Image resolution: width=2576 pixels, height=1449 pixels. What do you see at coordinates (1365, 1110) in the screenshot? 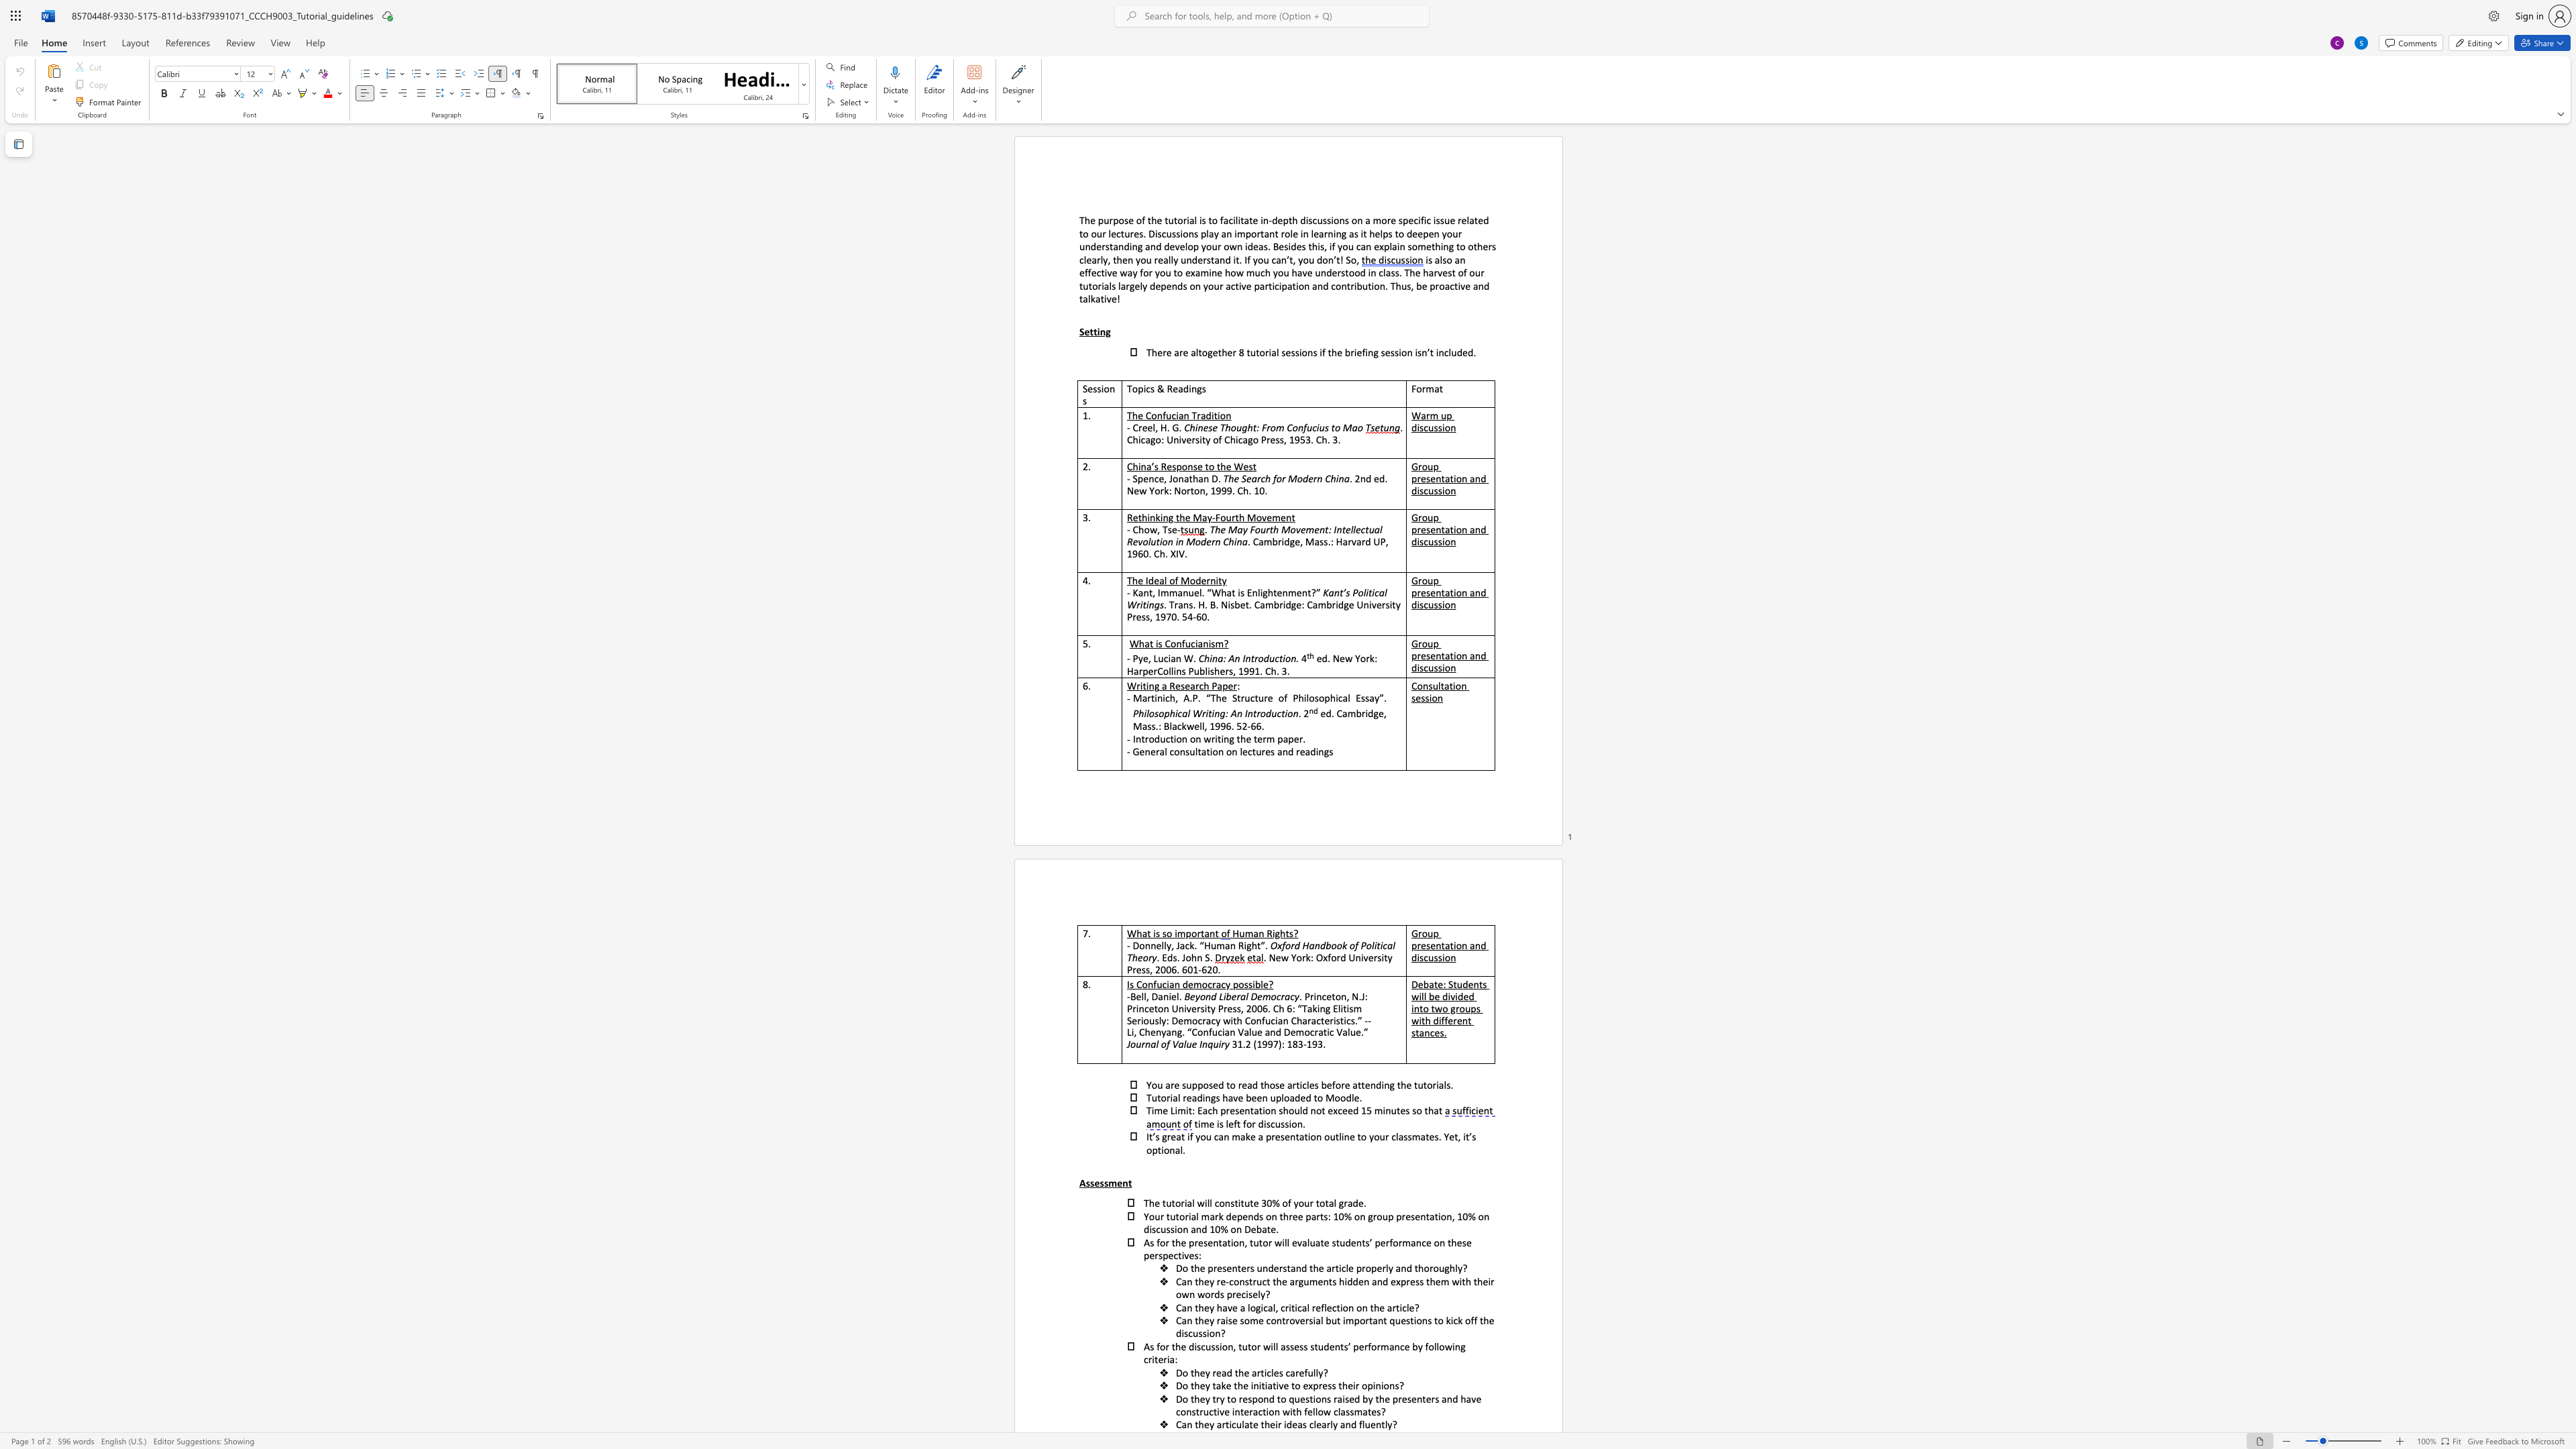
I see `the subset text "5 minutes so tha" within the text "Time Limit: Each presentation should not exceed 15 minutes so that"` at bounding box center [1365, 1110].